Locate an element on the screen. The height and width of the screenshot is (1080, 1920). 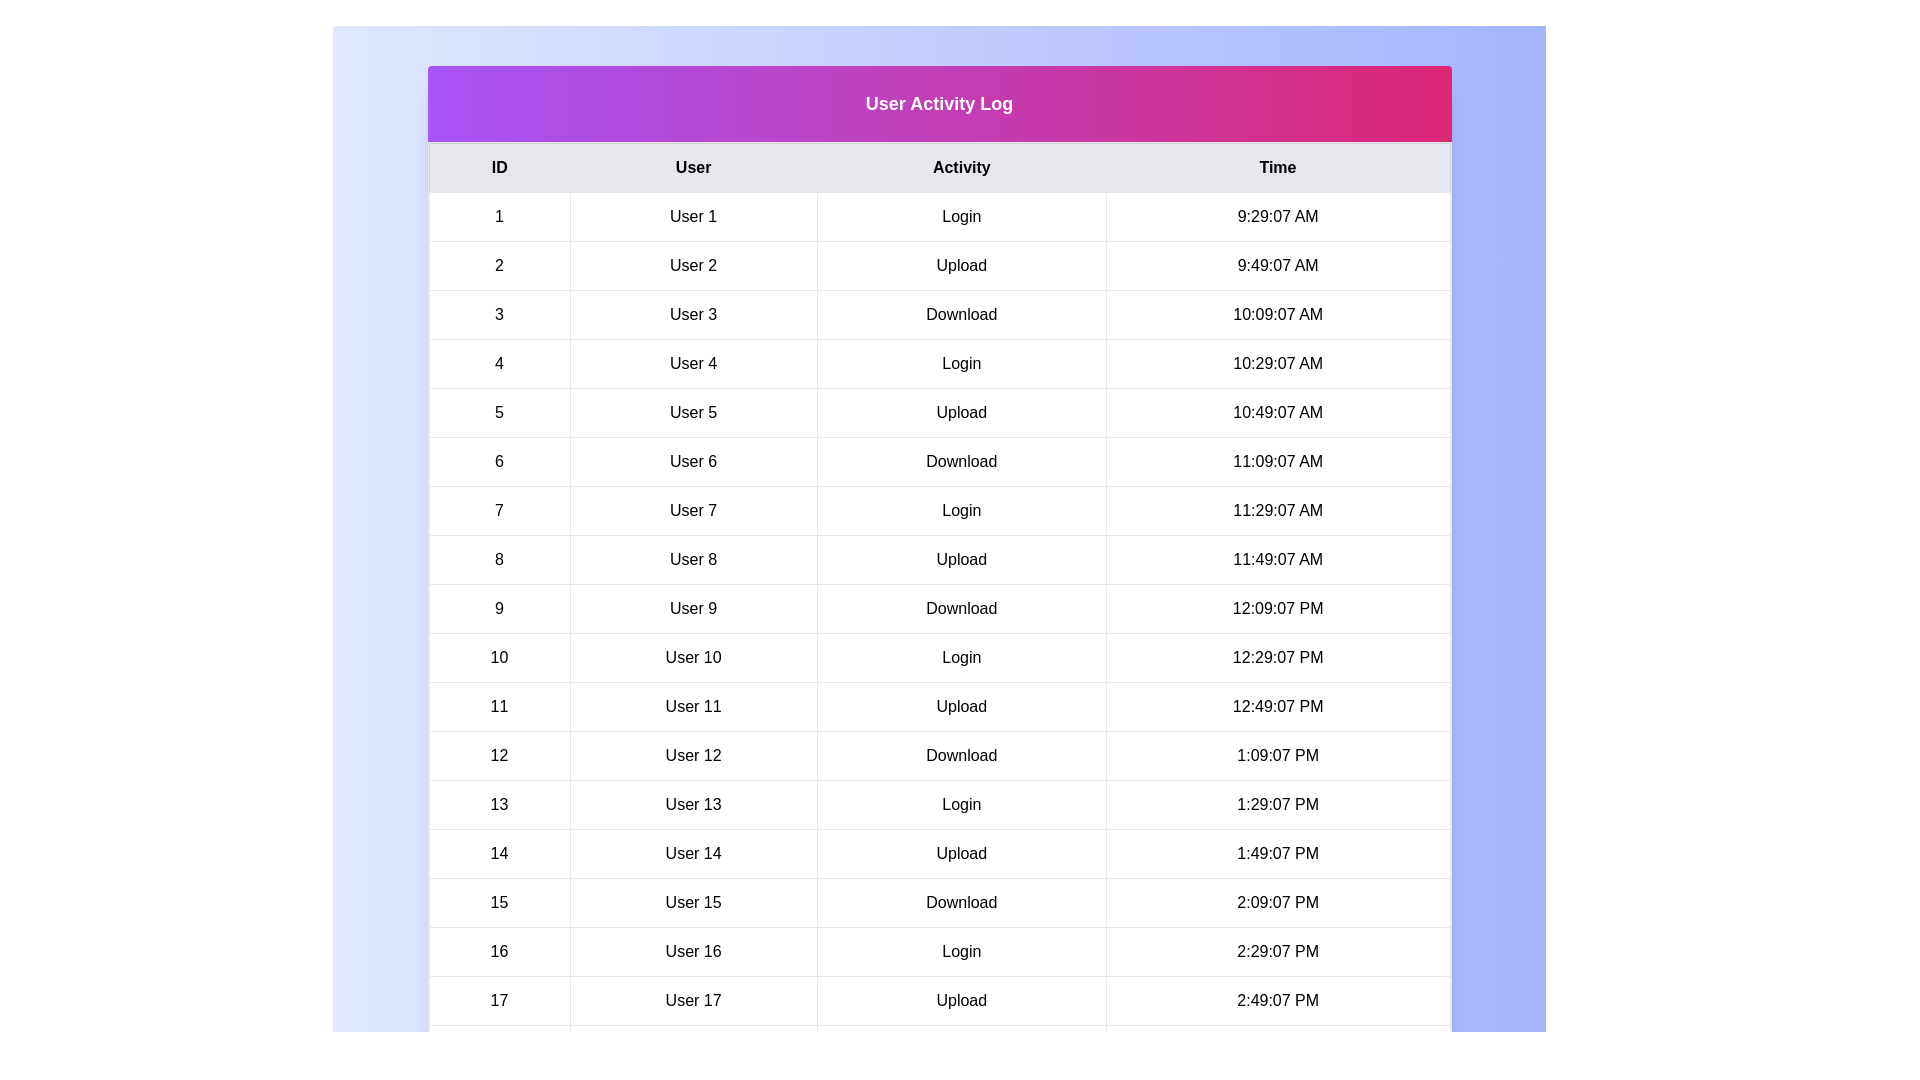
the row corresponding to 15 is located at coordinates (938, 902).